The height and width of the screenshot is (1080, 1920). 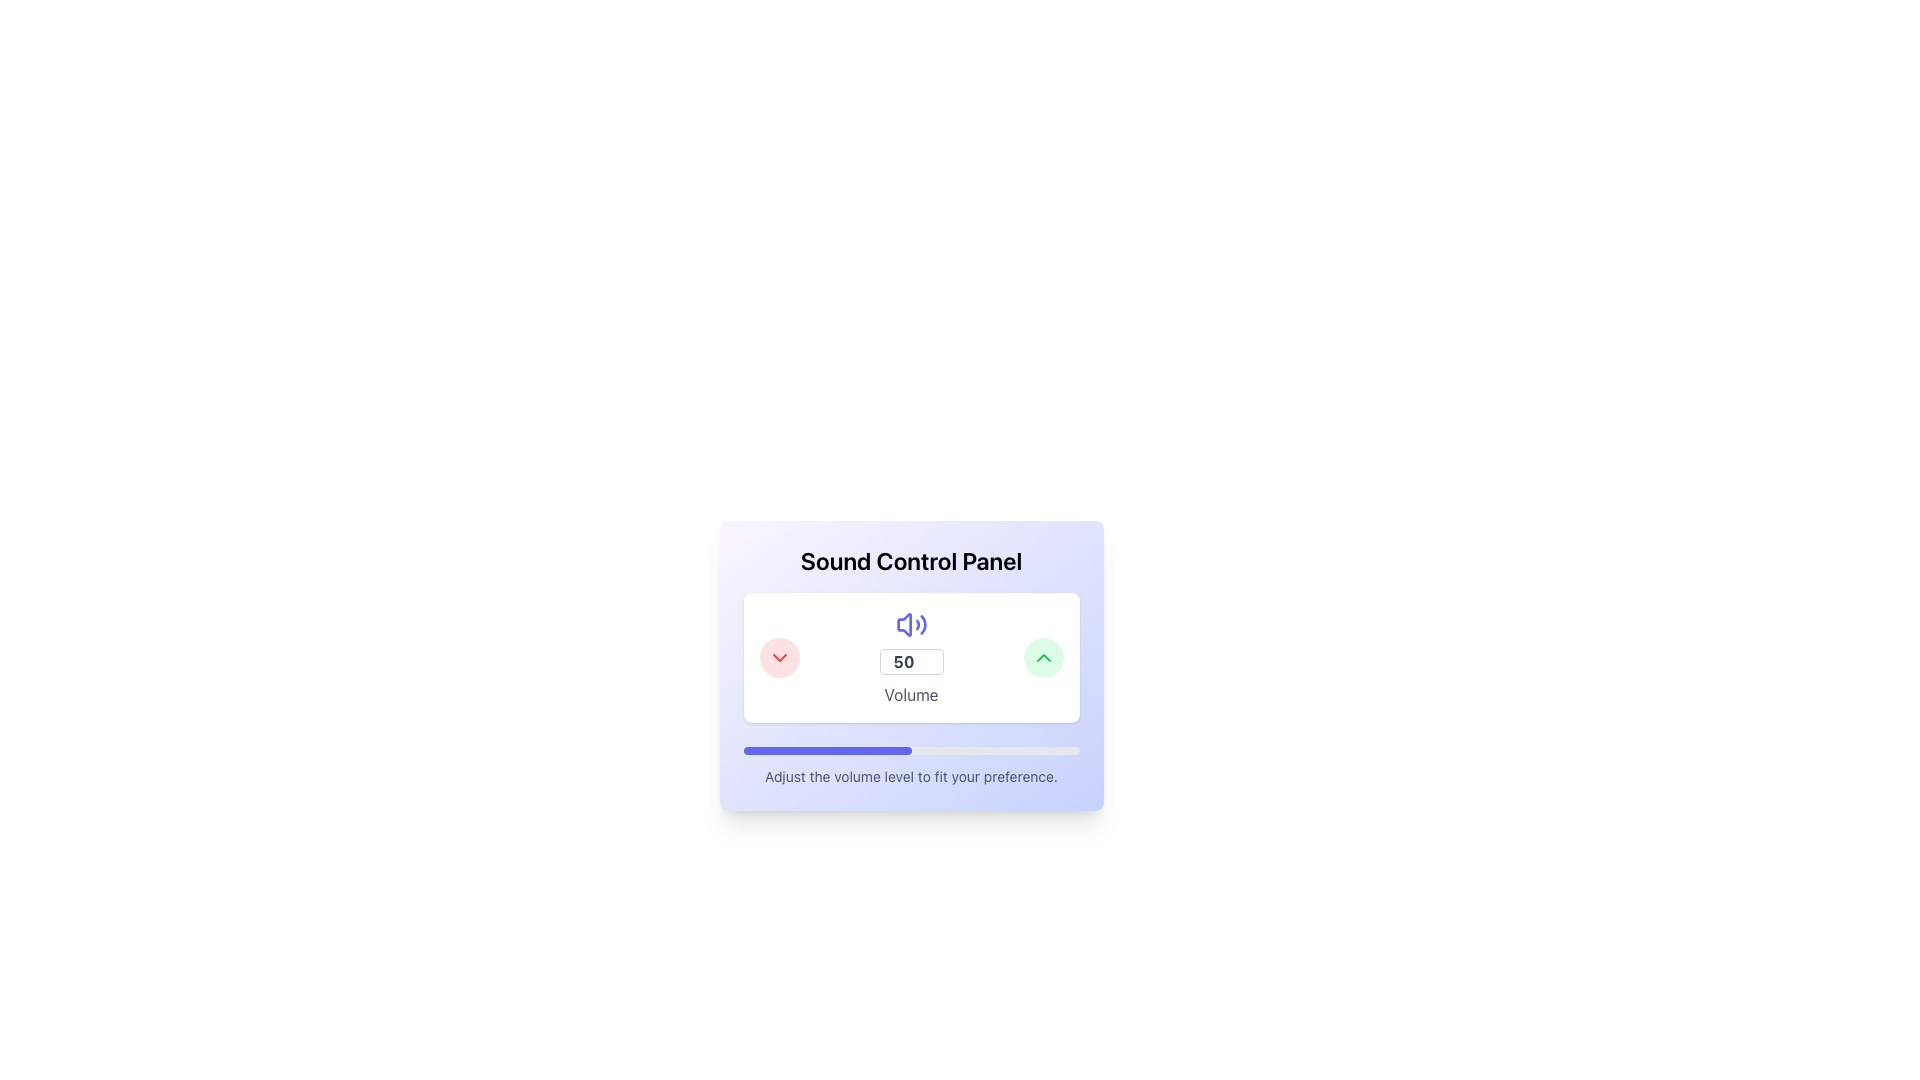 I want to click on the Progress Bar located at the bottom of the Sound Control Panel, which visually indicates the volume level, so click(x=910, y=751).